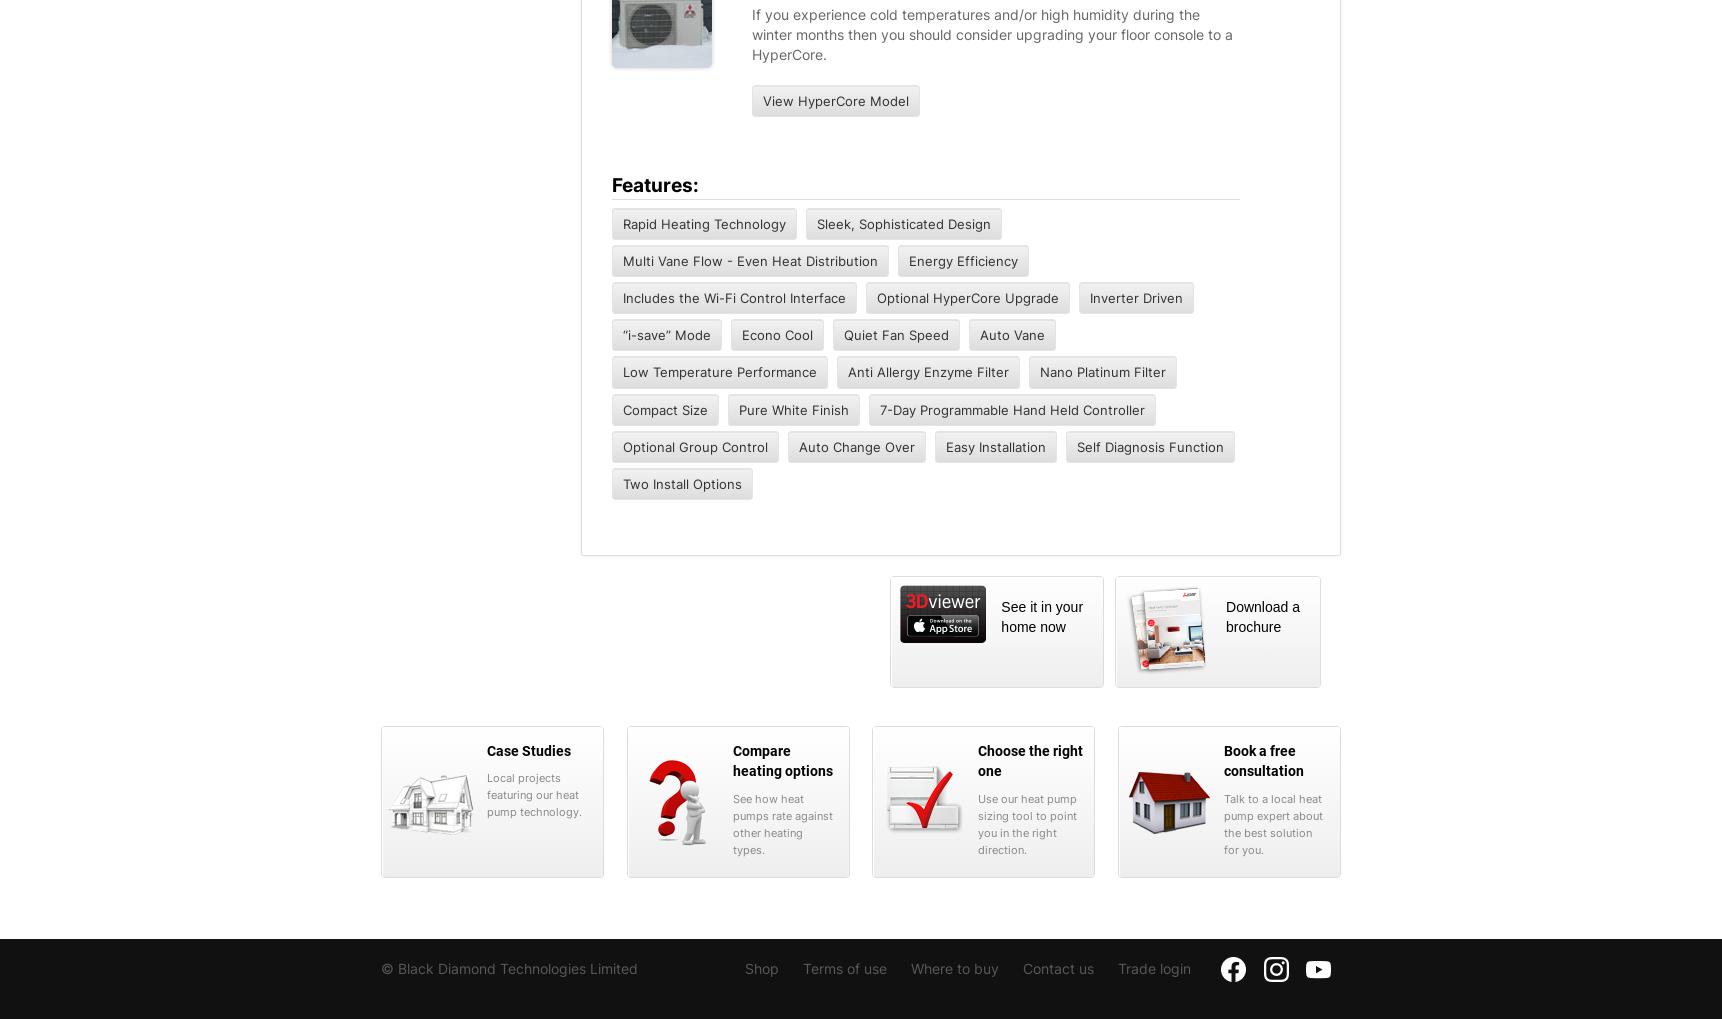  I want to click on 'Auto Change Over', so click(799, 446).